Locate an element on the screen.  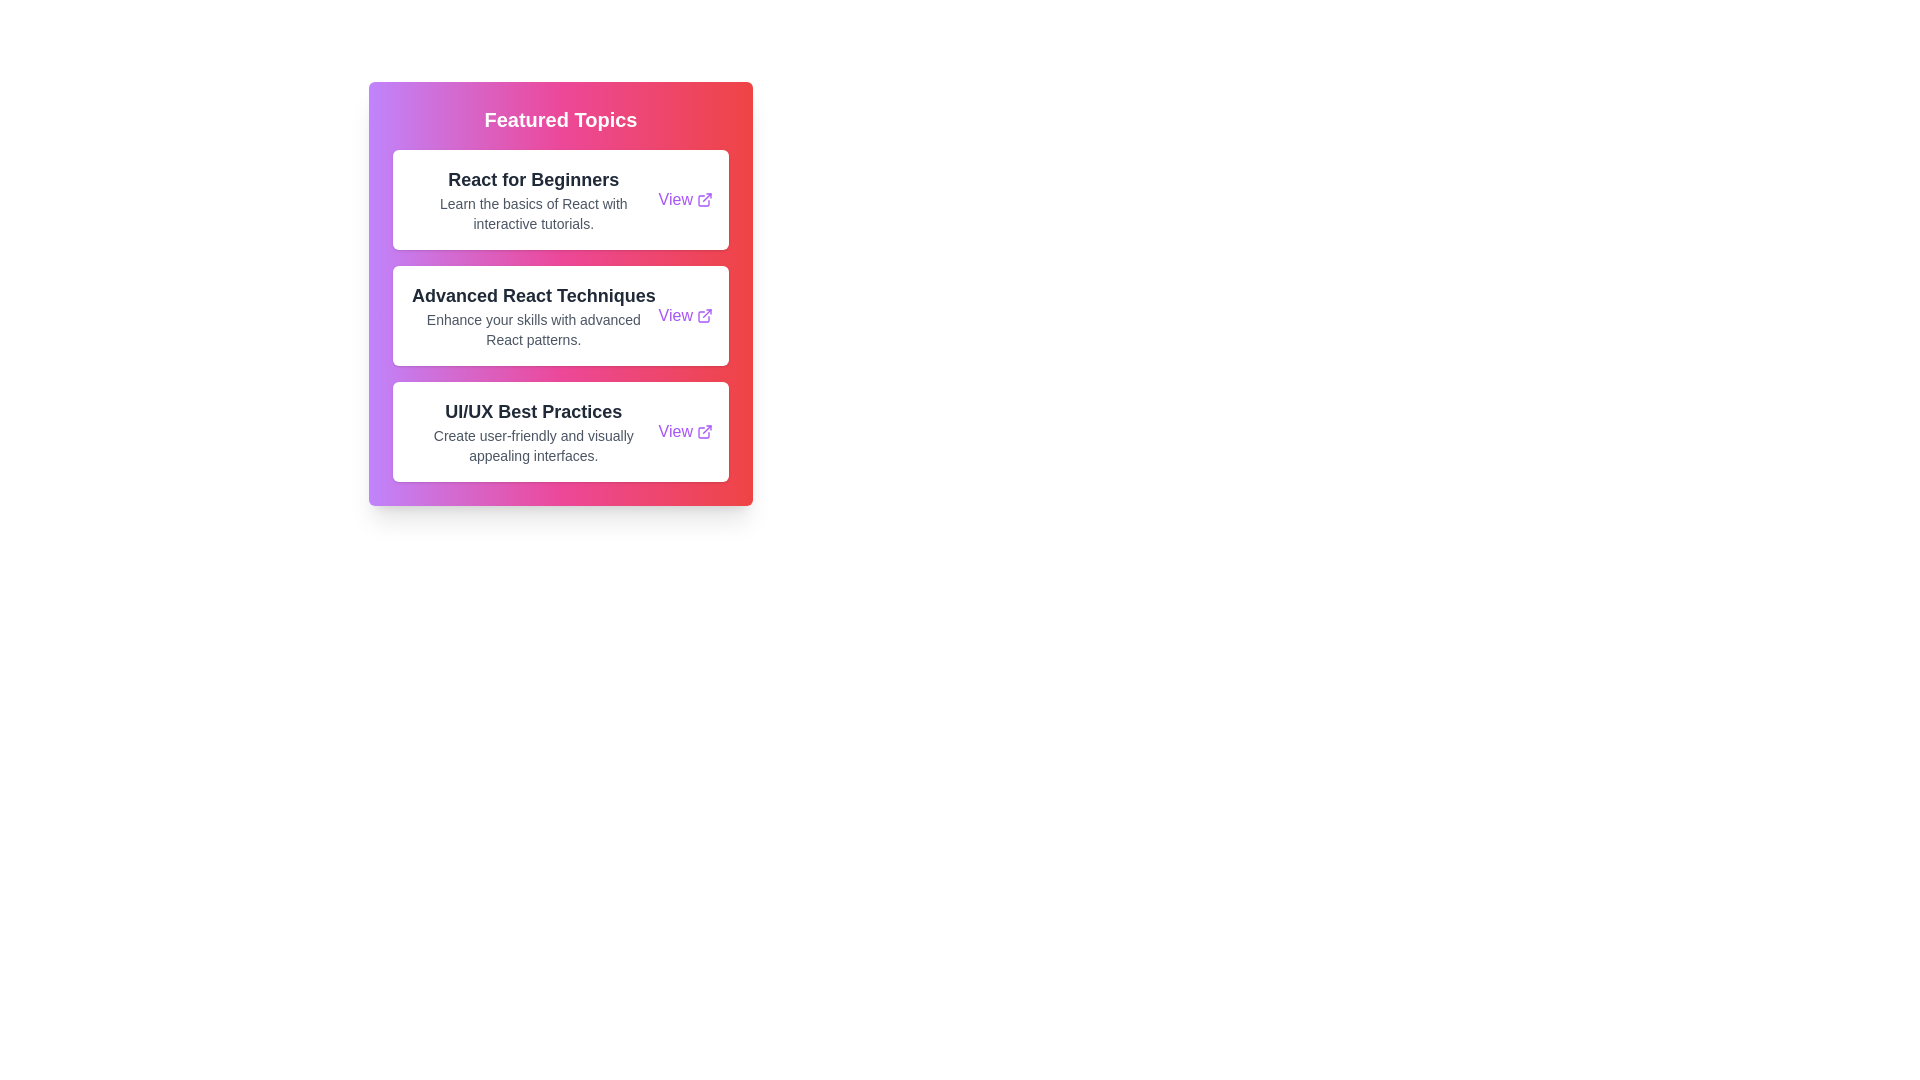
the static text that reads 'Learn the basics of React with interactive tutorials.' located below the heading 'React for Beginners' in the 'Featured Topics' card is located at coordinates (533, 213).